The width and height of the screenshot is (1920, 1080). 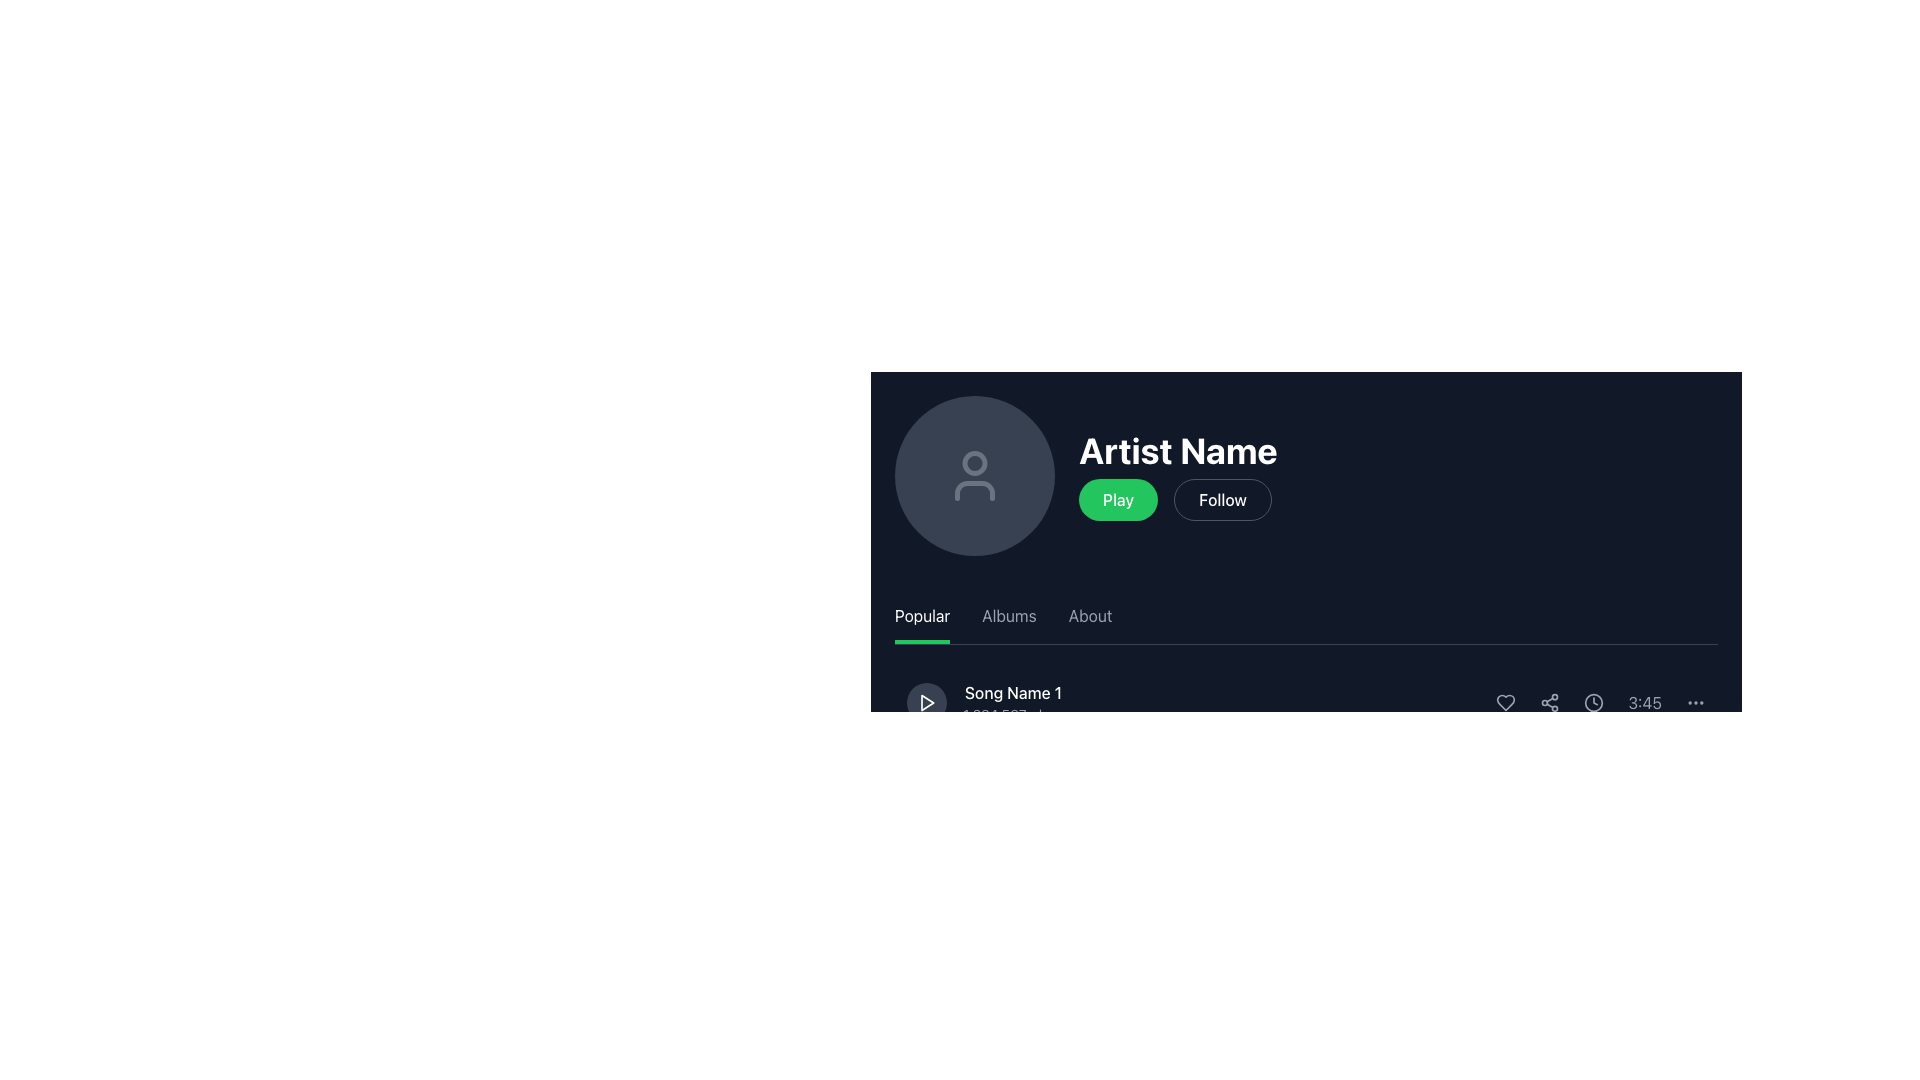 I want to click on the curved line resembling the base or torso section of a simplistic human figure icon, which is positioned at the lower segment of the SVG within the profile icon, so click(x=974, y=490).